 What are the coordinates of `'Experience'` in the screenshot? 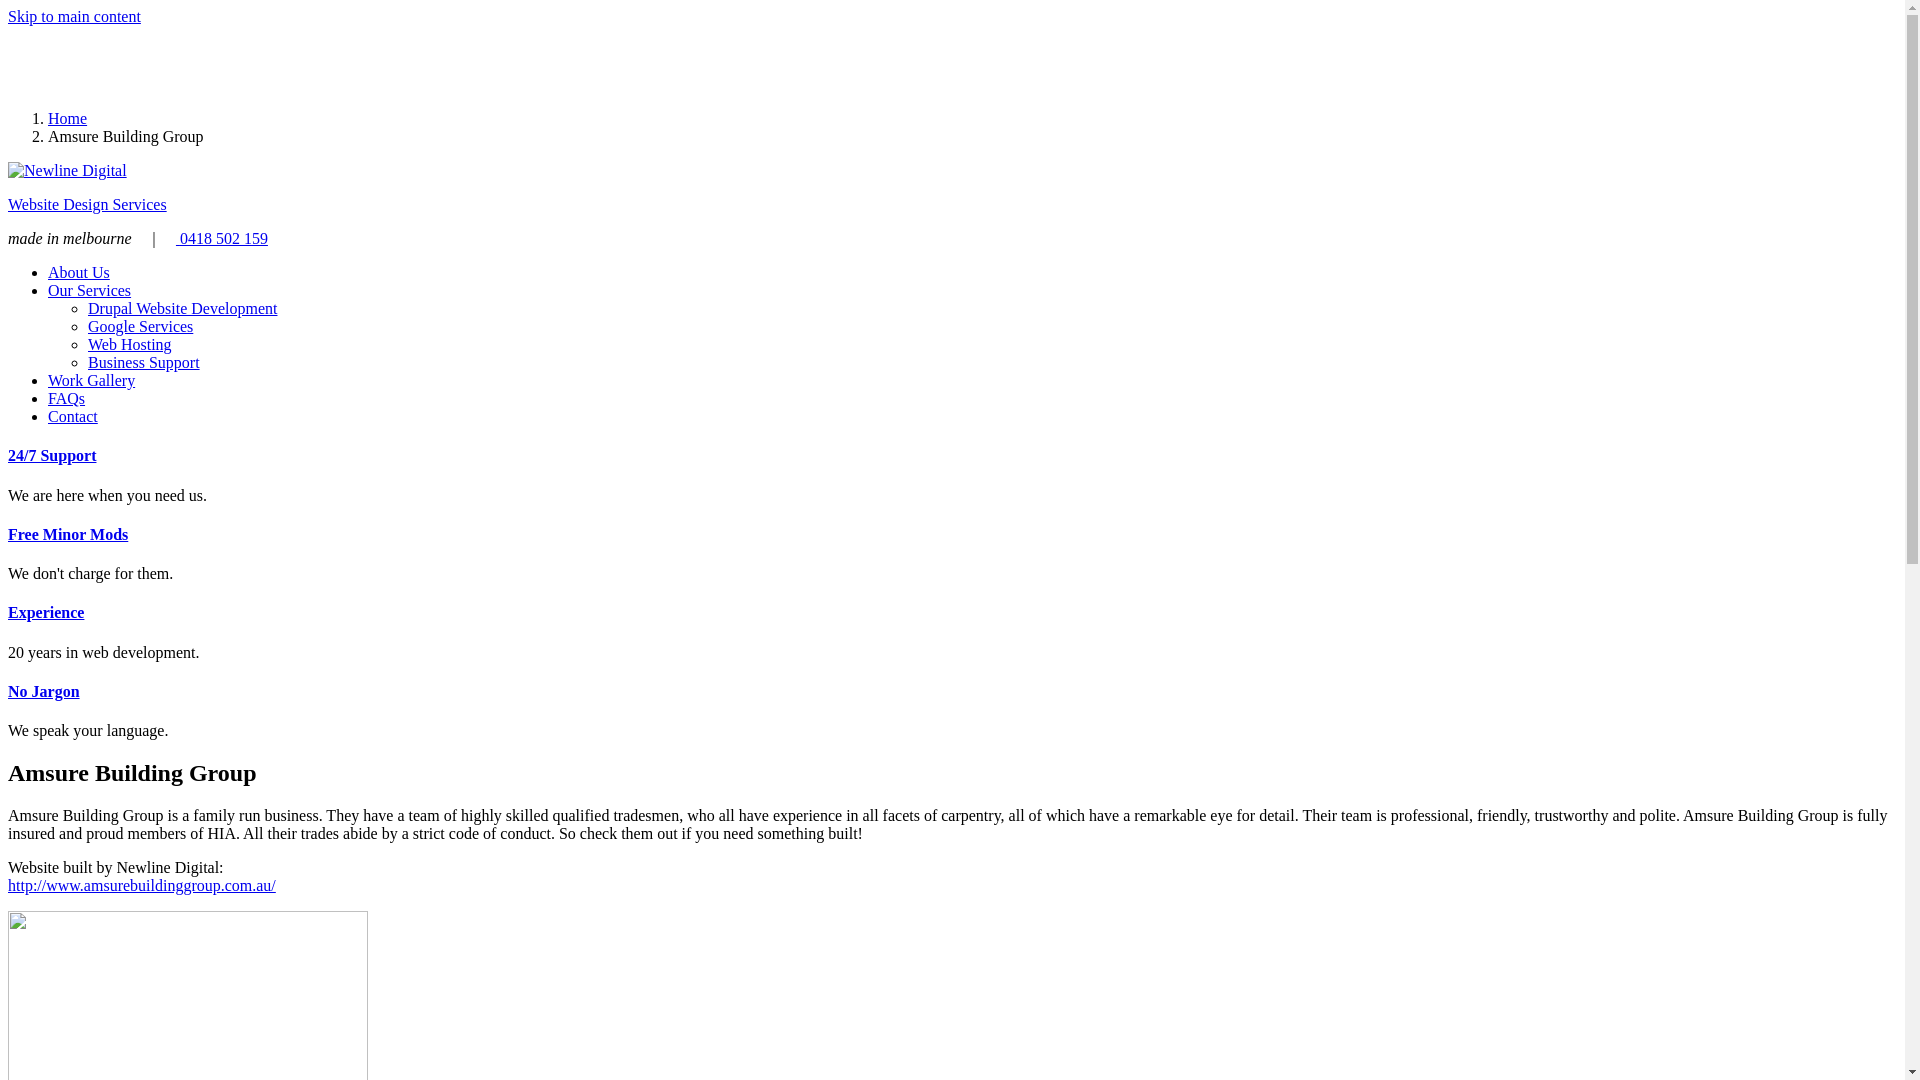 It's located at (46, 611).